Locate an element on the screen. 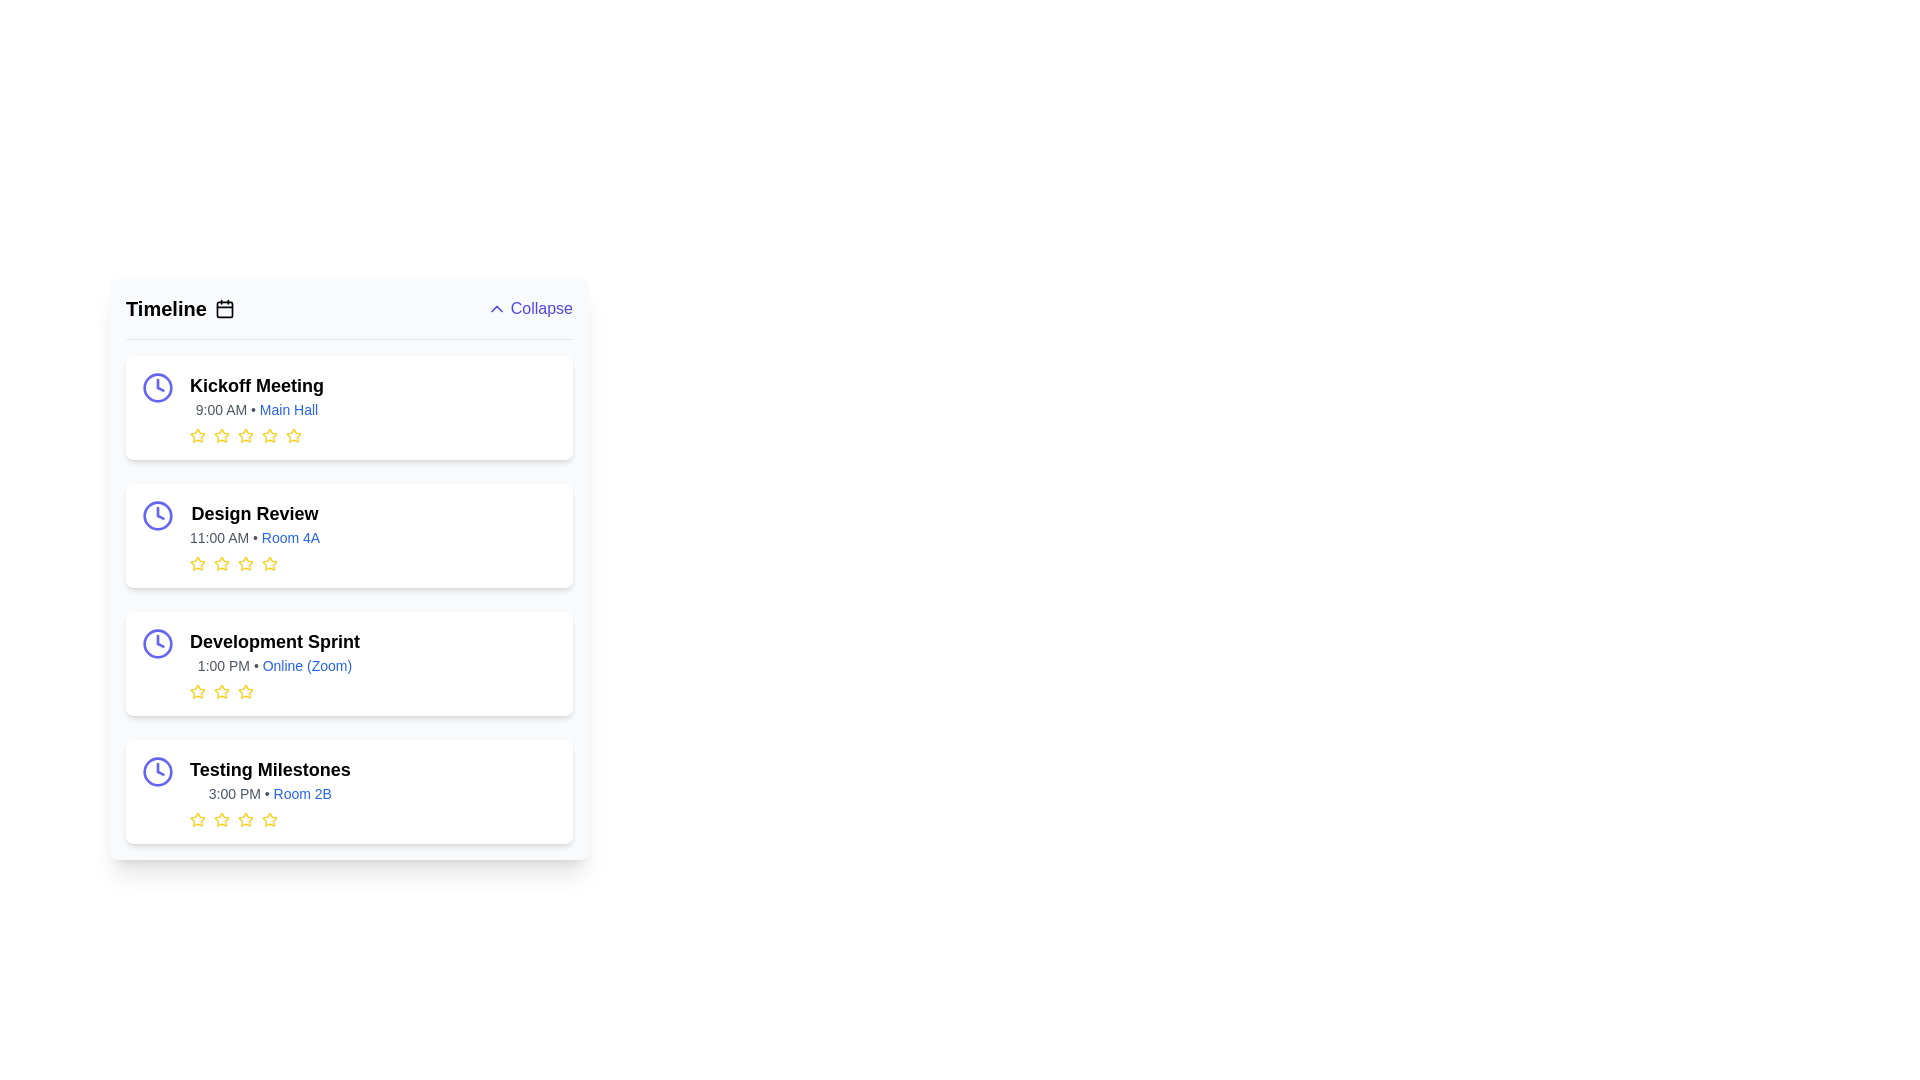 The image size is (1920, 1080). the text label displaying '1:00 PM • Online (Zoom)' located in the 'Development Sprint' section of the timeline interface, positioned below the title 'Development Sprint' is located at coordinates (273, 666).